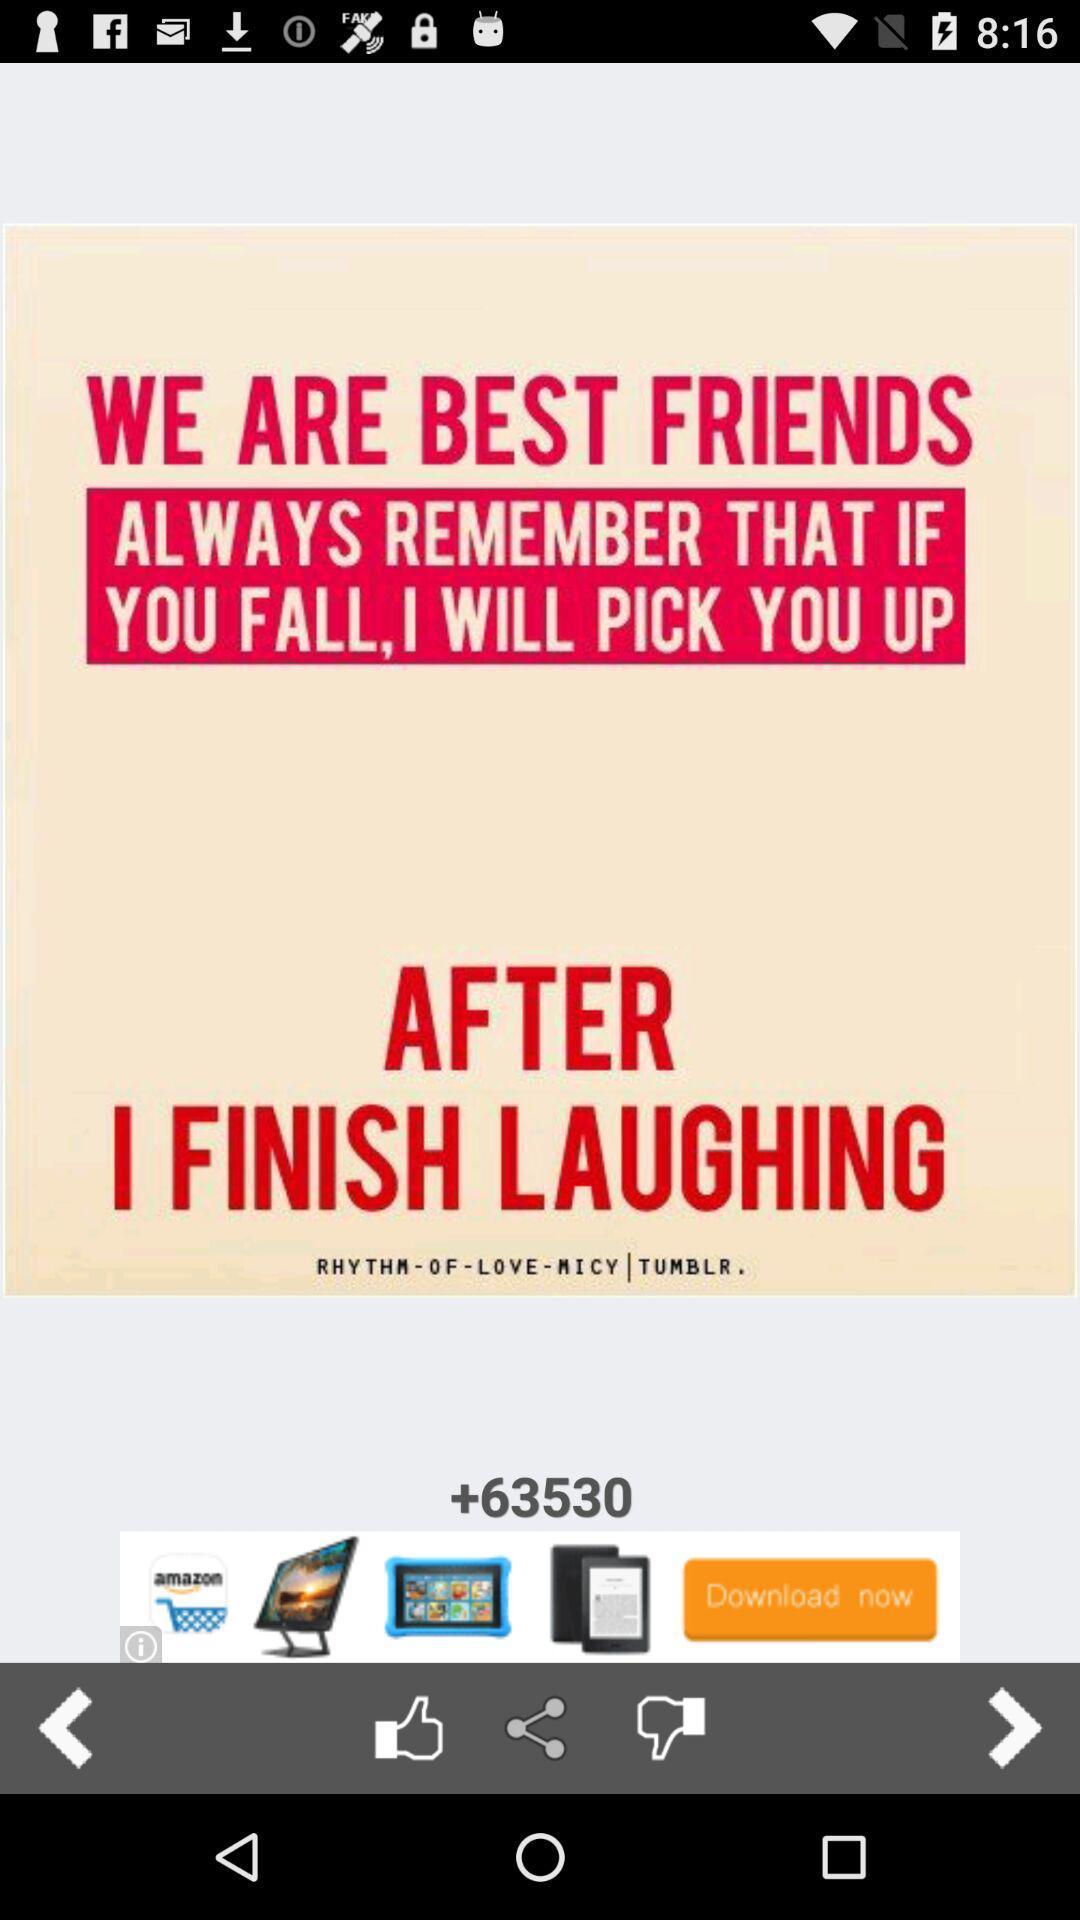 Image resolution: width=1080 pixels, height=1920 pixels. I want to click on share image, so click(538, 1727).